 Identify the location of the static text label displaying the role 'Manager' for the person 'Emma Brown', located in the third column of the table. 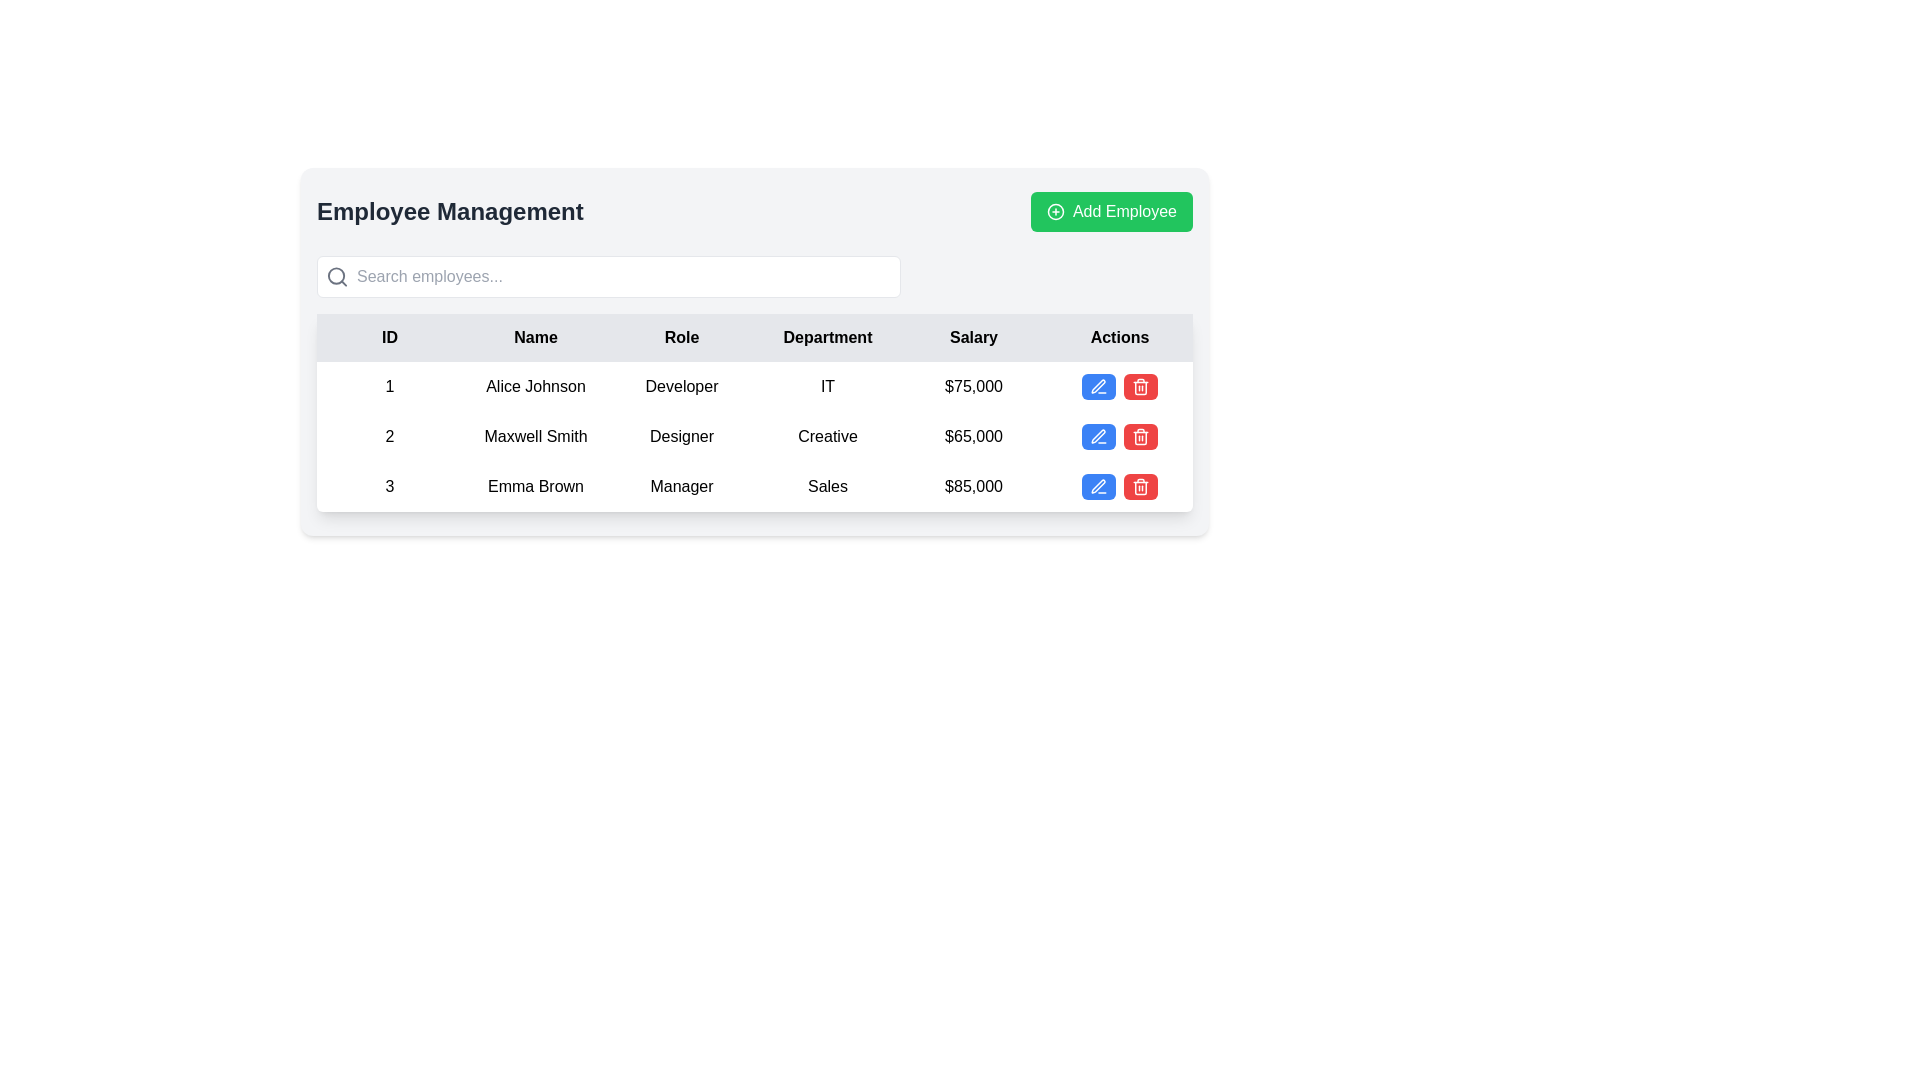
(681, 486).